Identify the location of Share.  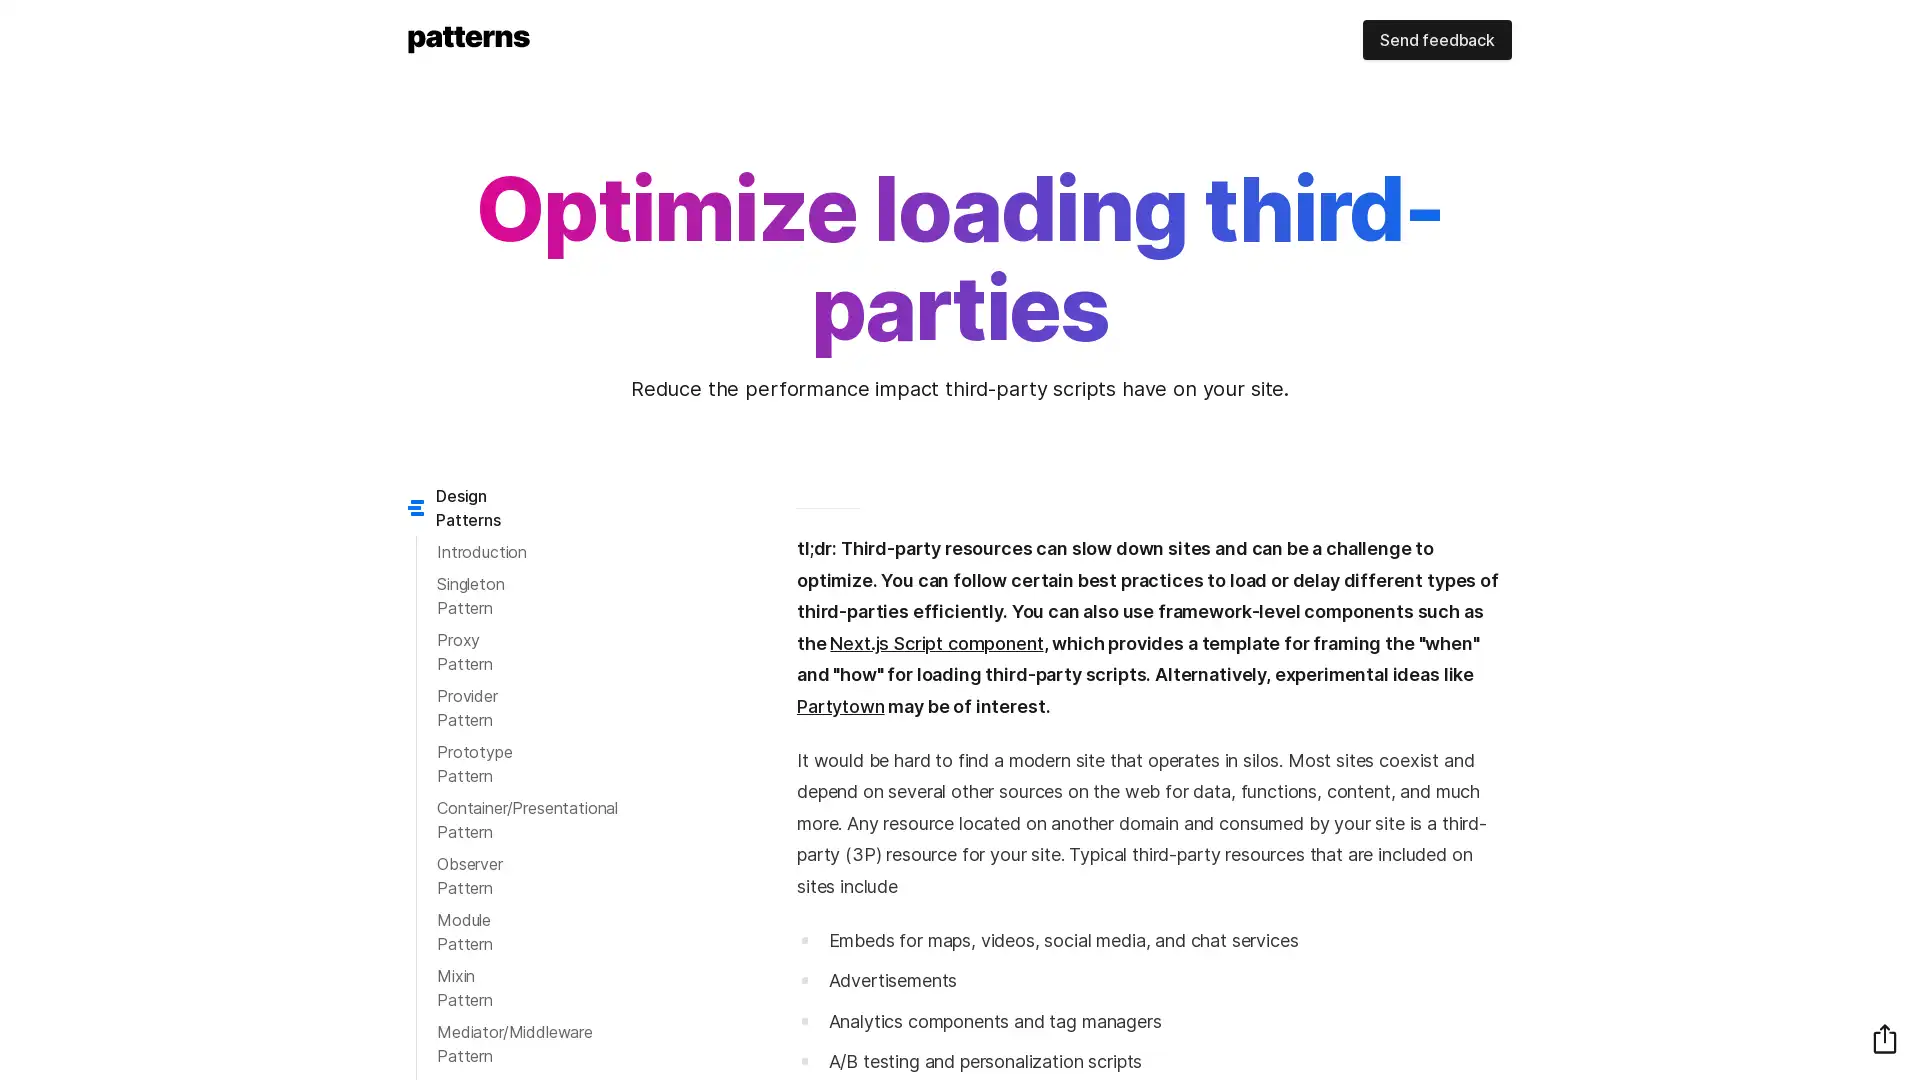
(1884, 1037).